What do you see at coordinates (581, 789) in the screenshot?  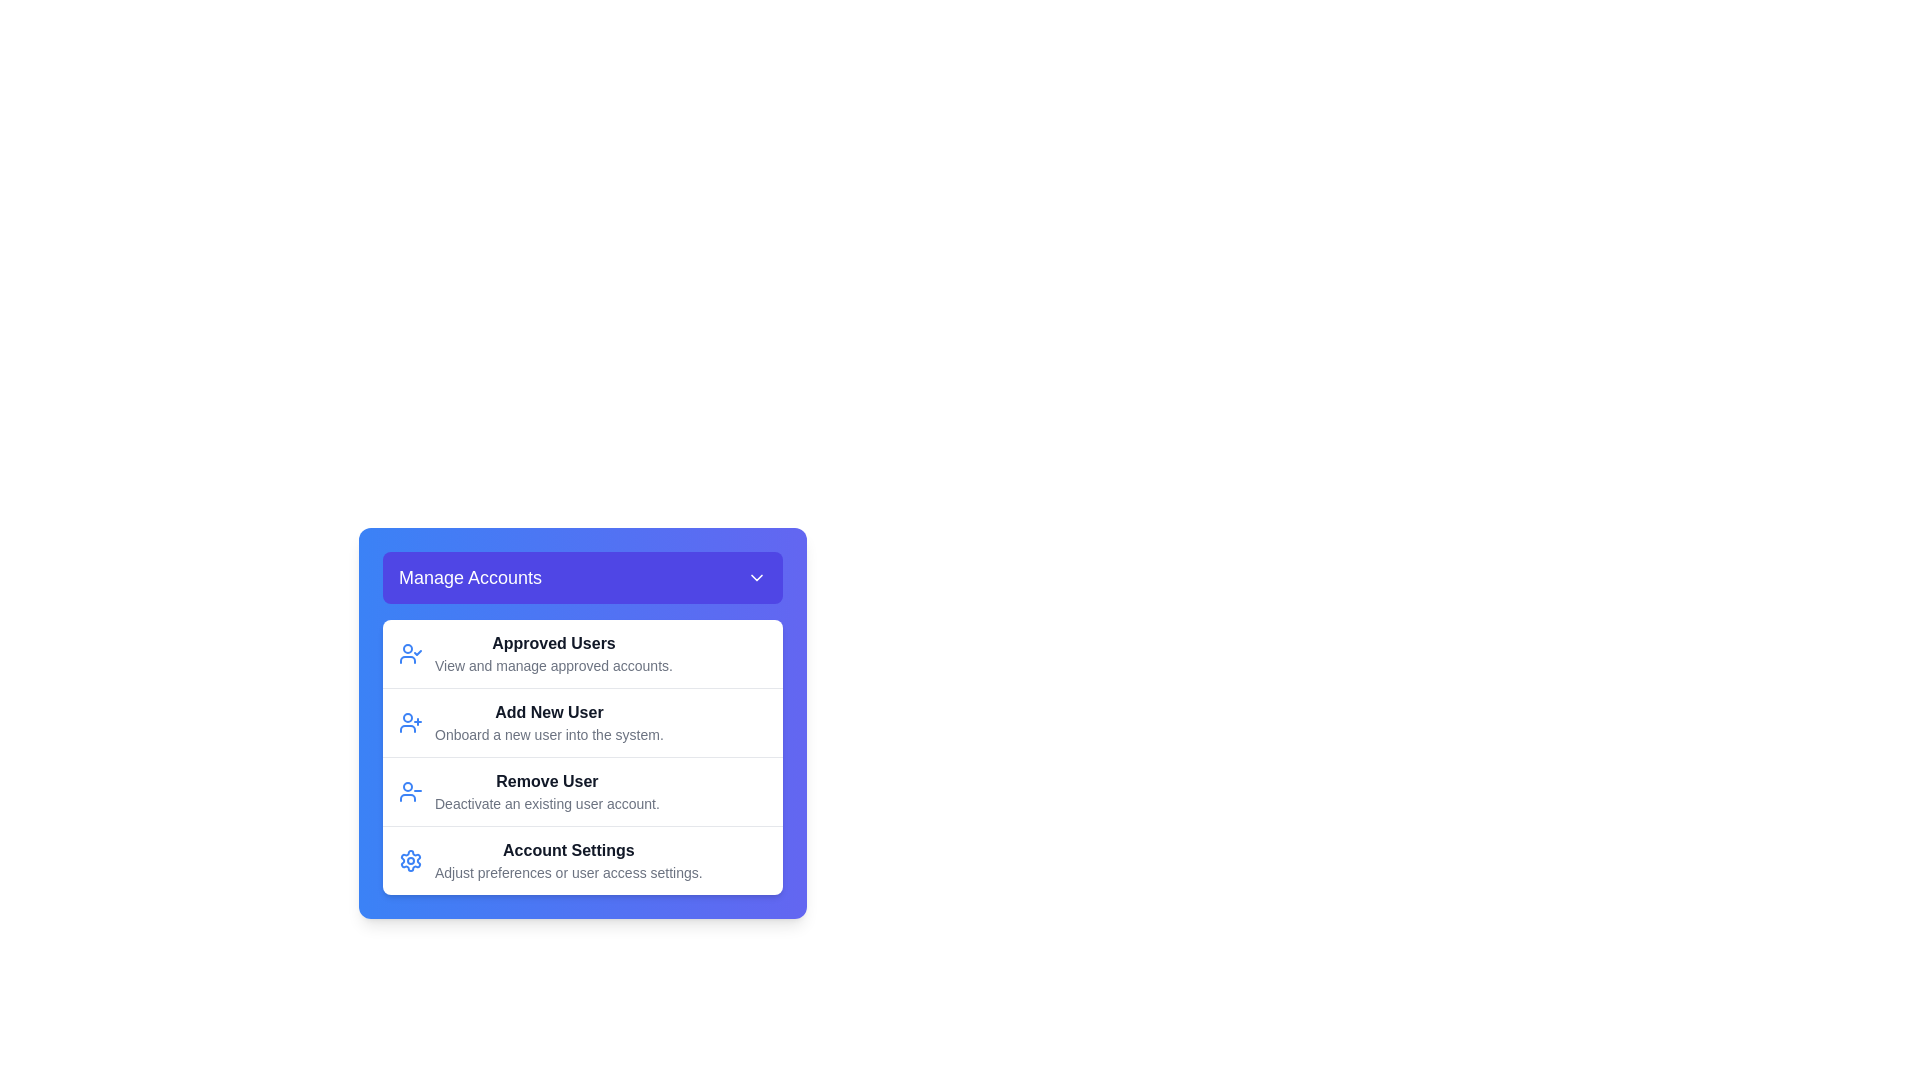 I see `the 'Remove User' list item, which is the third section in a vertical list, featuring a blue user silhouette icon with a minus sign and bold text 'Remove User'` at bounding box center [581, 789].